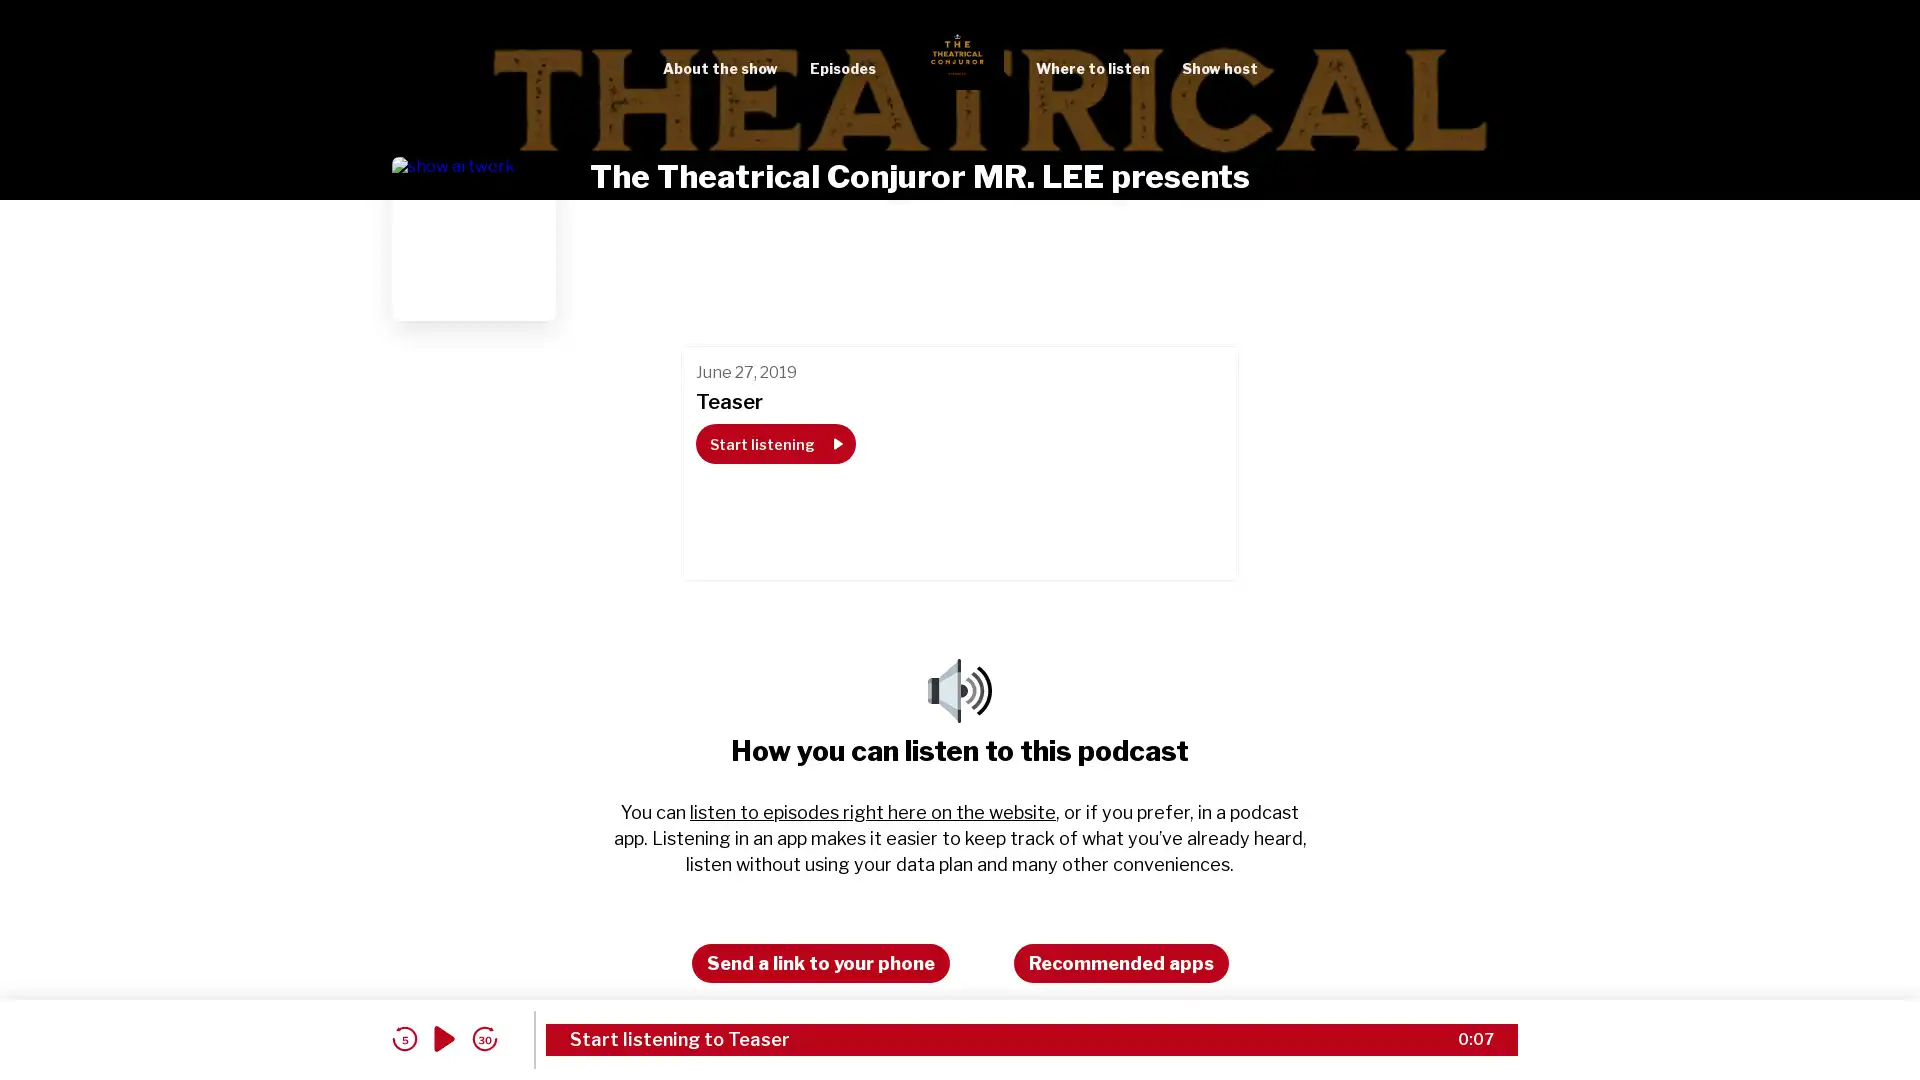 Image resolution: width=1920 pixels, height=1080 pixels. I want to click on play audio, so click(444, 1038).